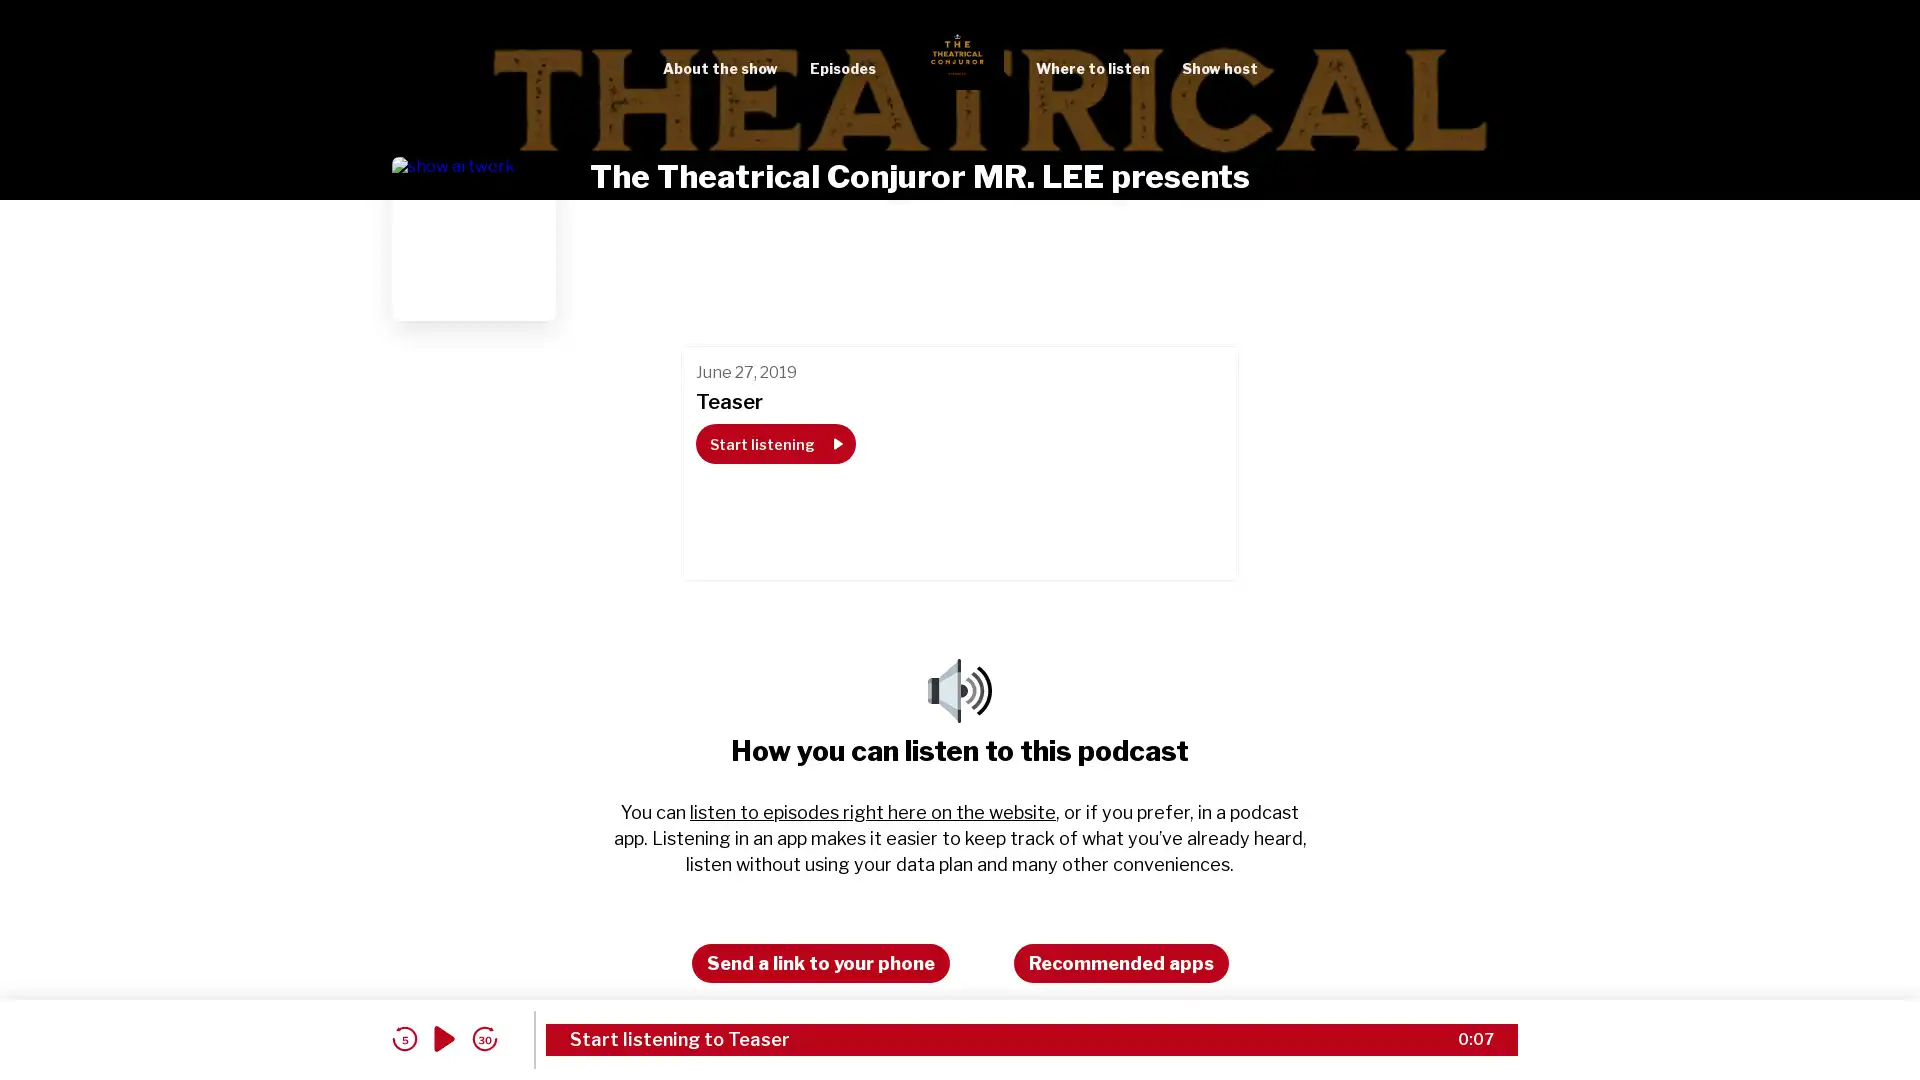 Image resolution: width=1920 pixels, height=1080 pixels. I want to click on play audio, so click(444, 1038).